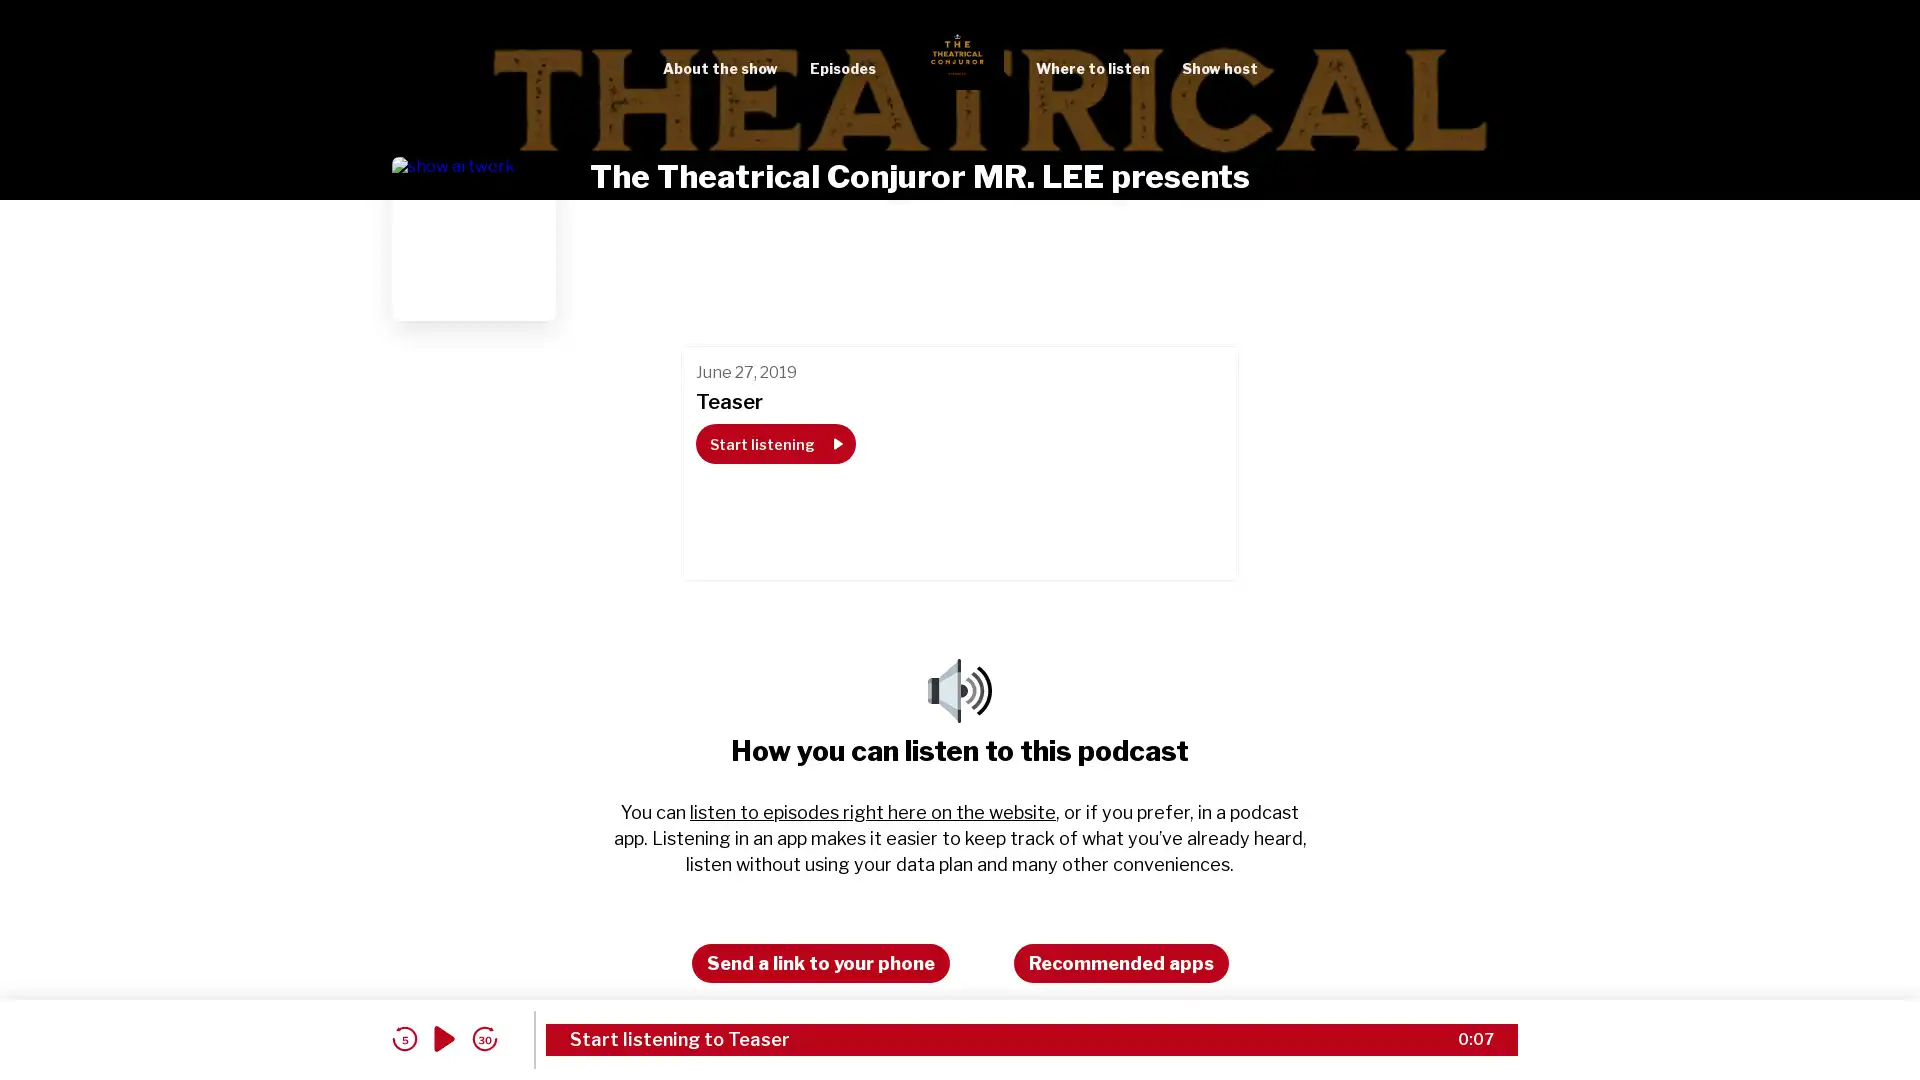 Image resolution: width=1920 pixels, height=1080 pixels. I want to click on play audio, so click(444, 1038).